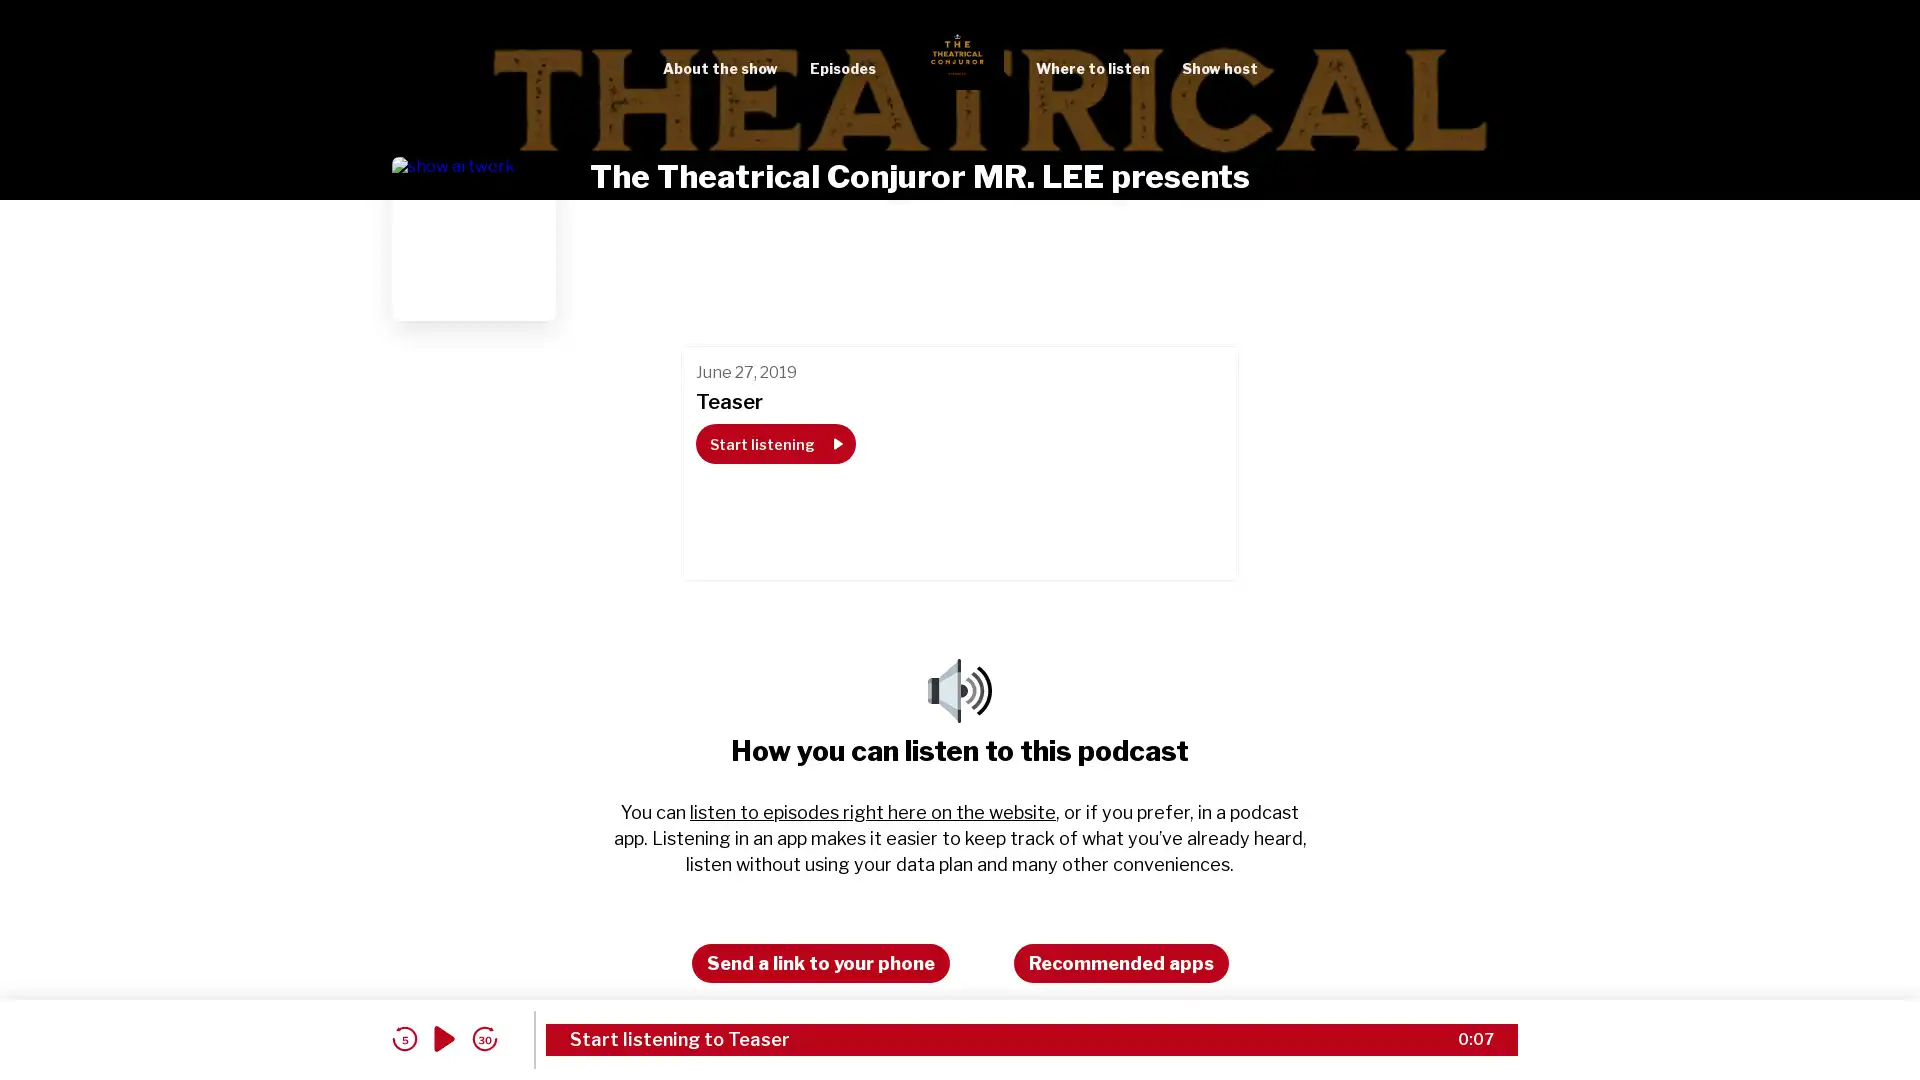 Image resolution: width=1920 pixels, height=1080 pixels. I want to click on play audio, so click(444, 1038).